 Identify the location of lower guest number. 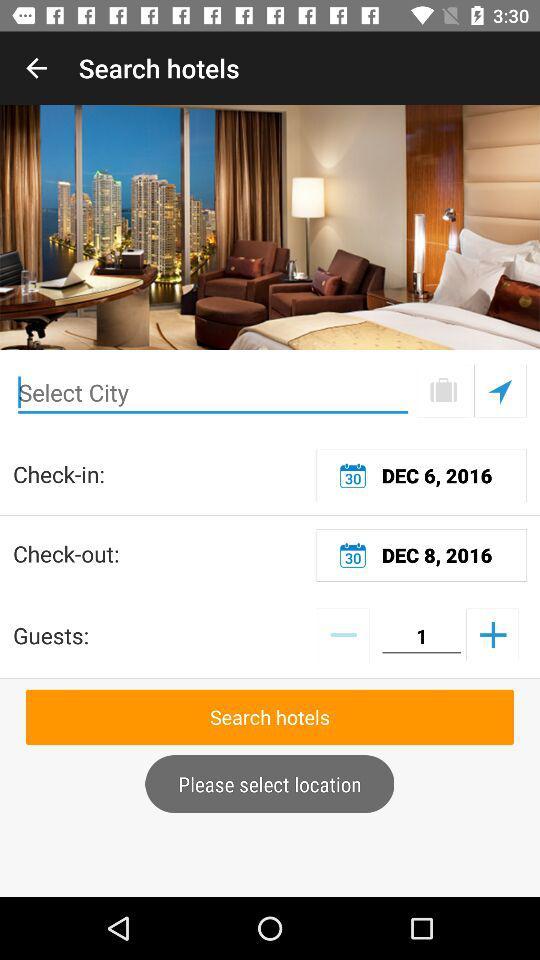
(342, 633).